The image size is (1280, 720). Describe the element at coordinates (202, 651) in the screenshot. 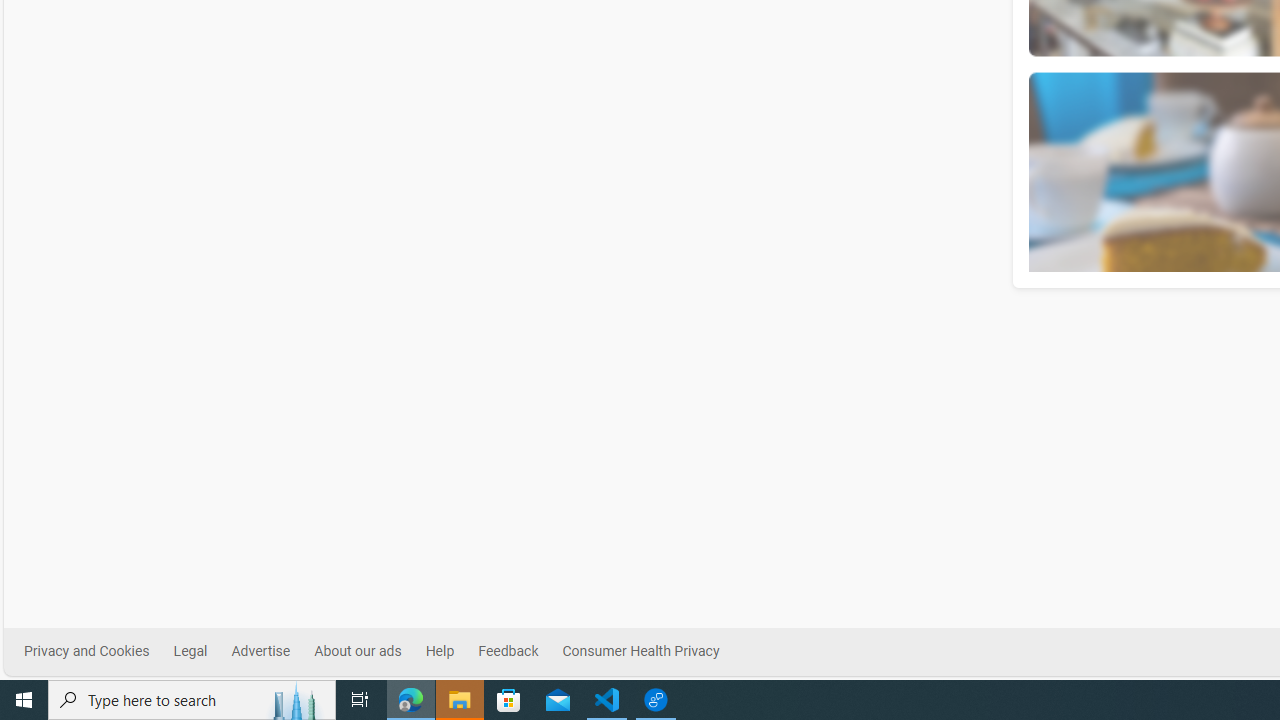

I see `'Legal'` at that location.